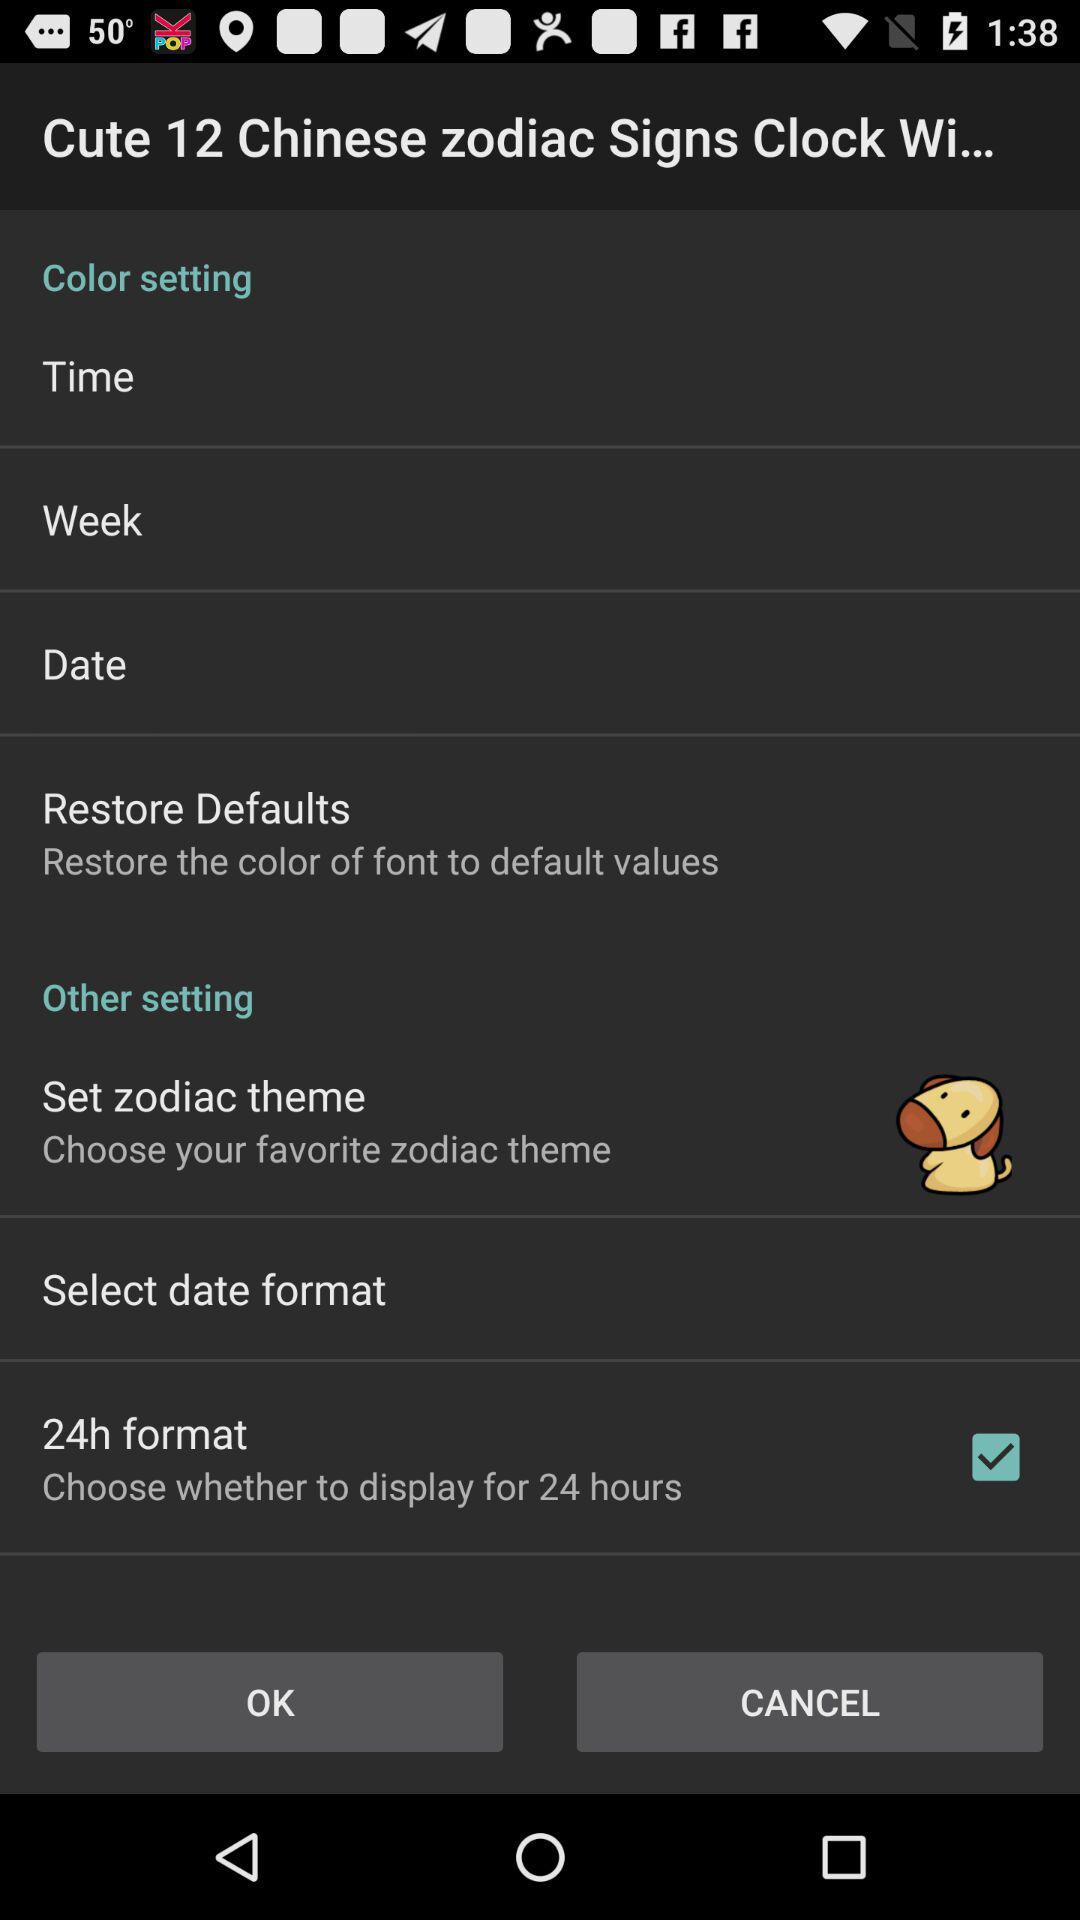  Describe the element at coordinates (380, 860) in the screenshot. I see `icon below restore defaults icon` at that location.